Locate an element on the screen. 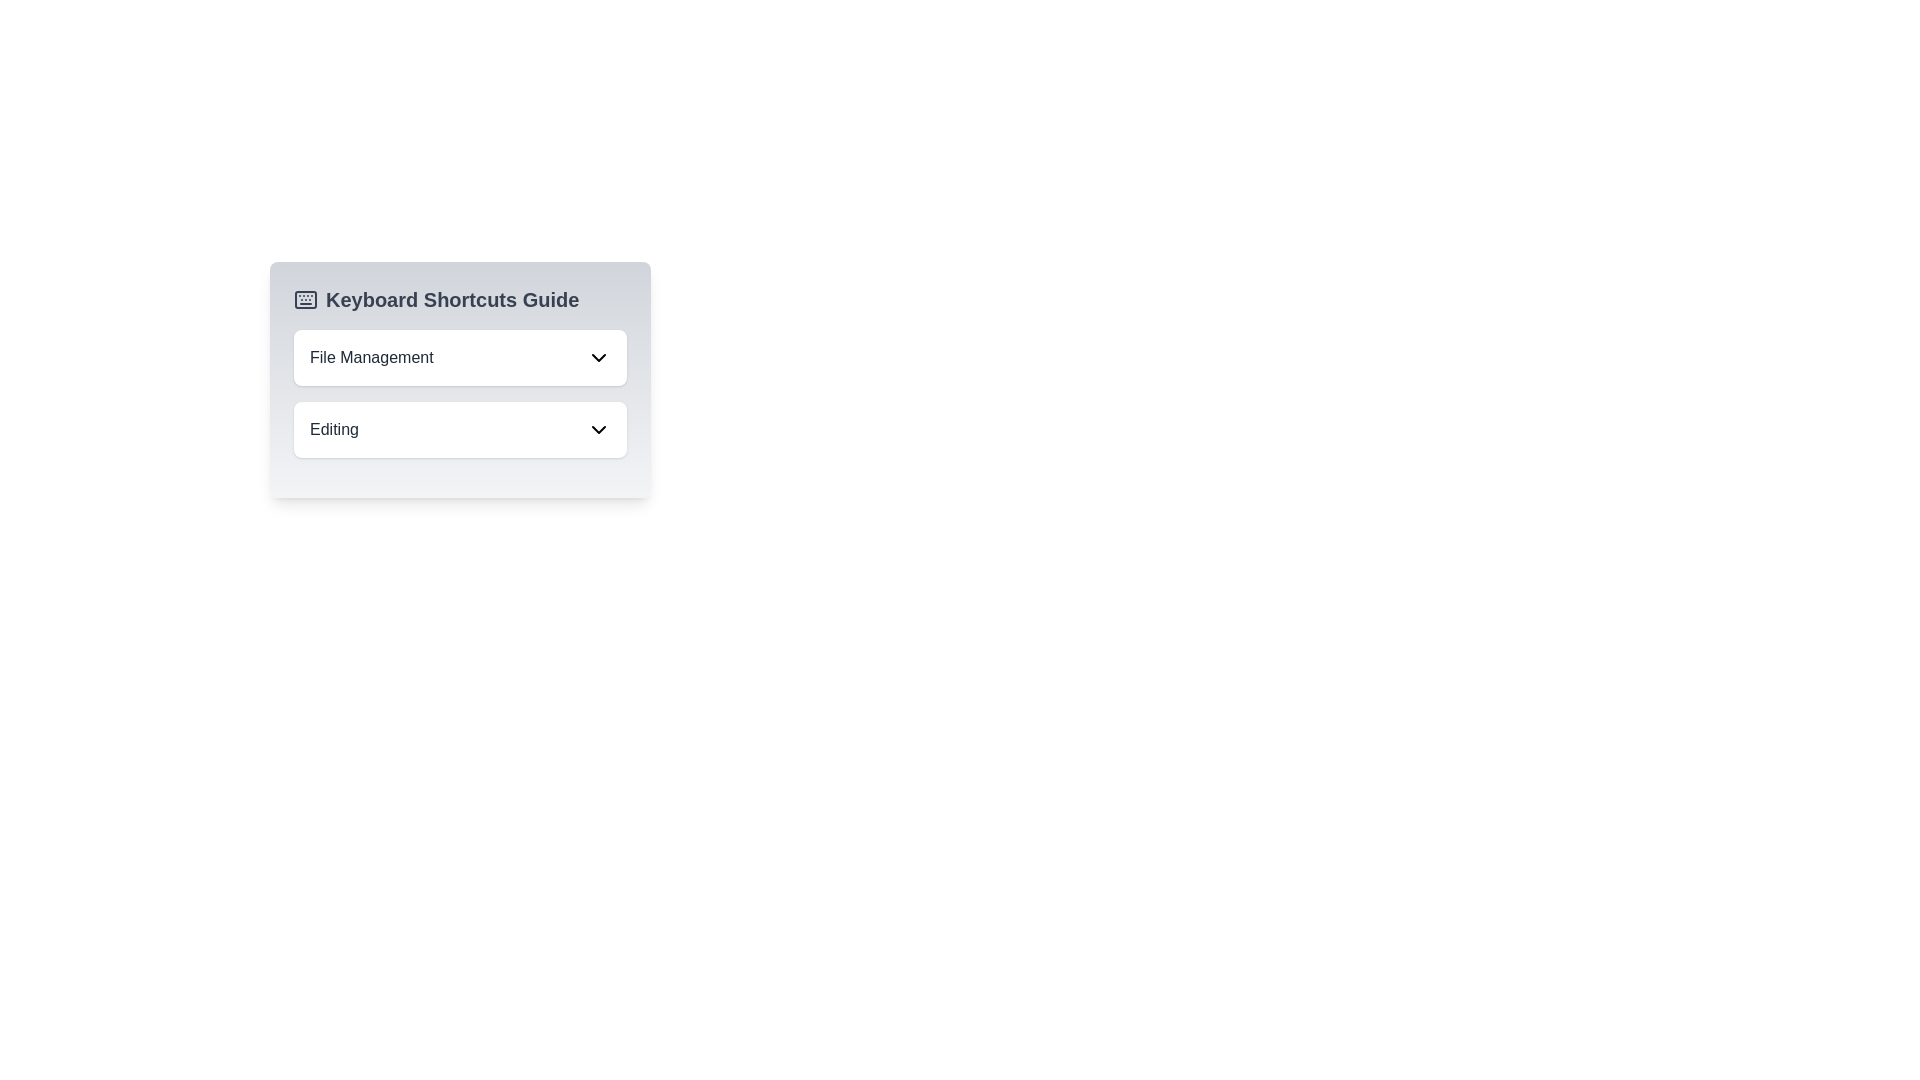  the icon adjacent to the 'Editing' label is located at coordinates (598, 428).